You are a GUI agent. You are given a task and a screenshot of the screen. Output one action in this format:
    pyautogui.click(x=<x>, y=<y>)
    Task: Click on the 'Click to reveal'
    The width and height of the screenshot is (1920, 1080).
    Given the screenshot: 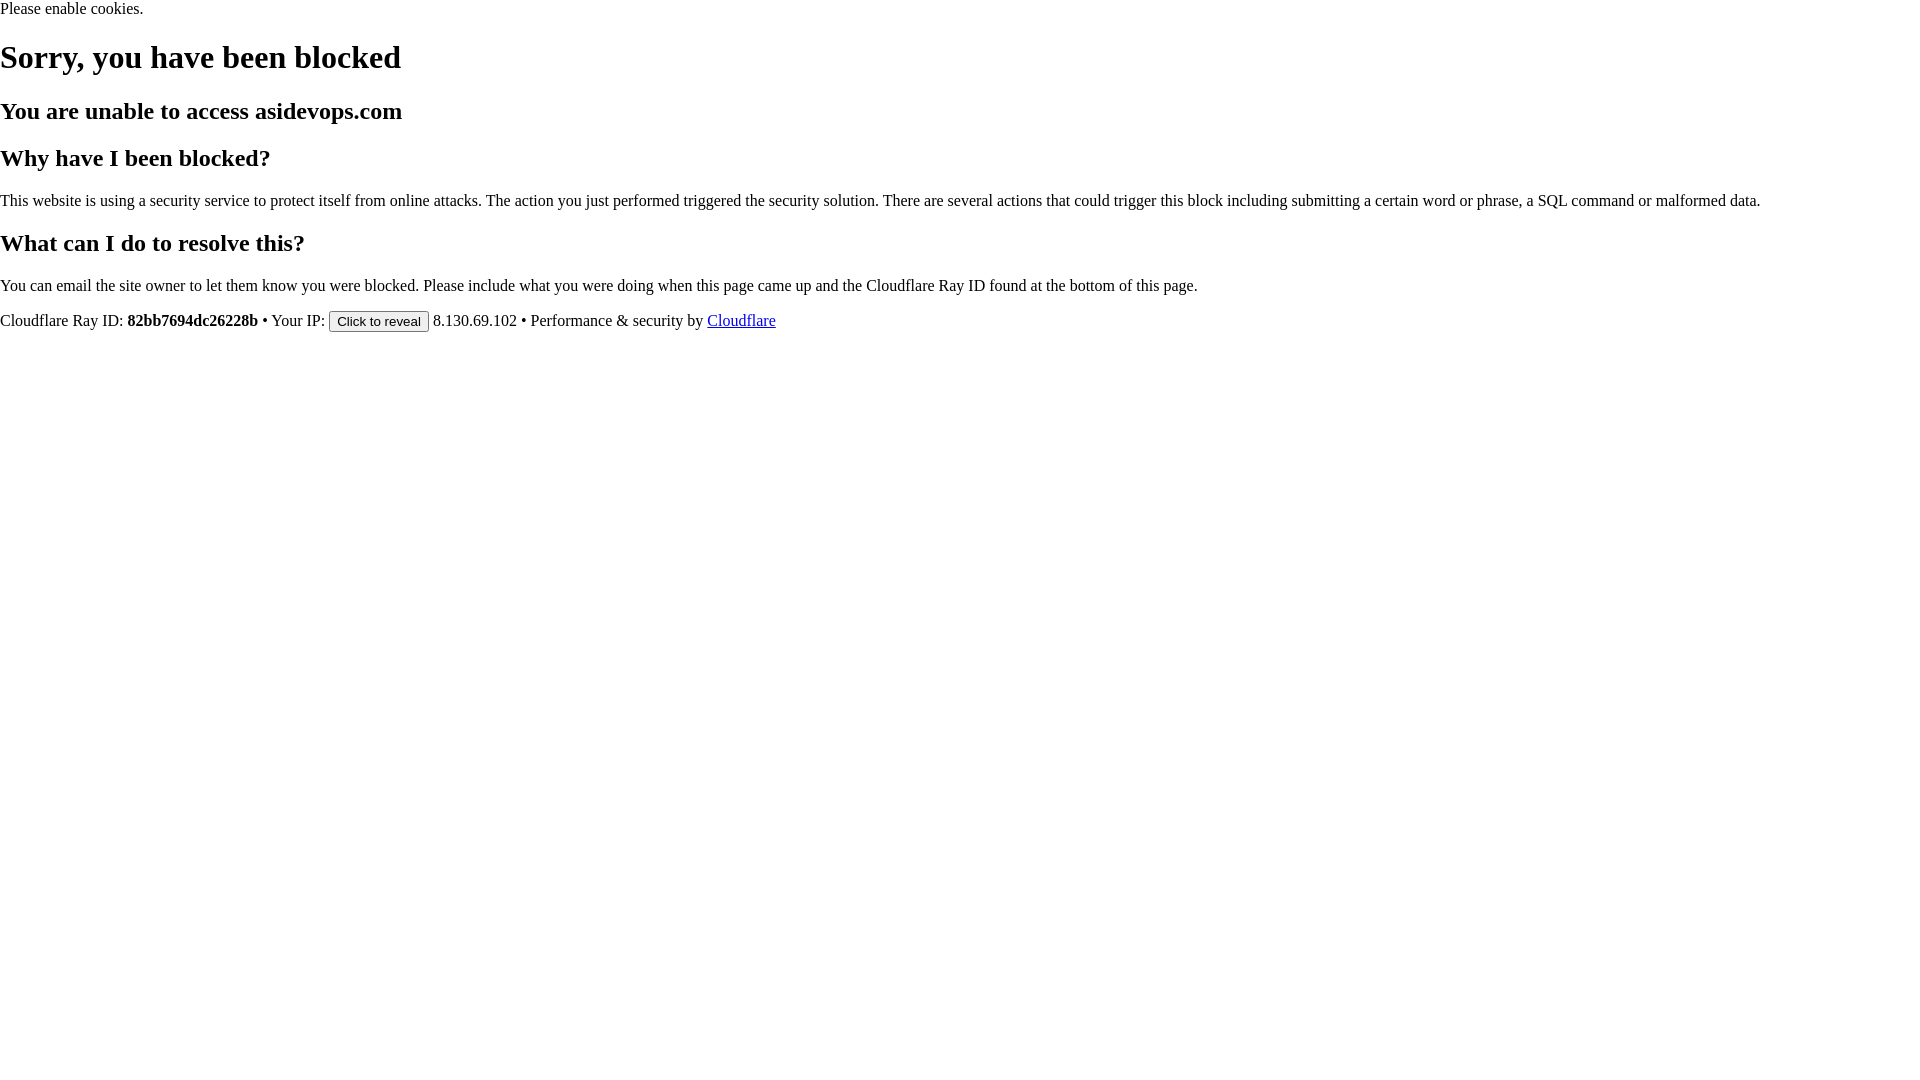 What is the action you would take?
    pyautogui.click(x=329, y=319)
    